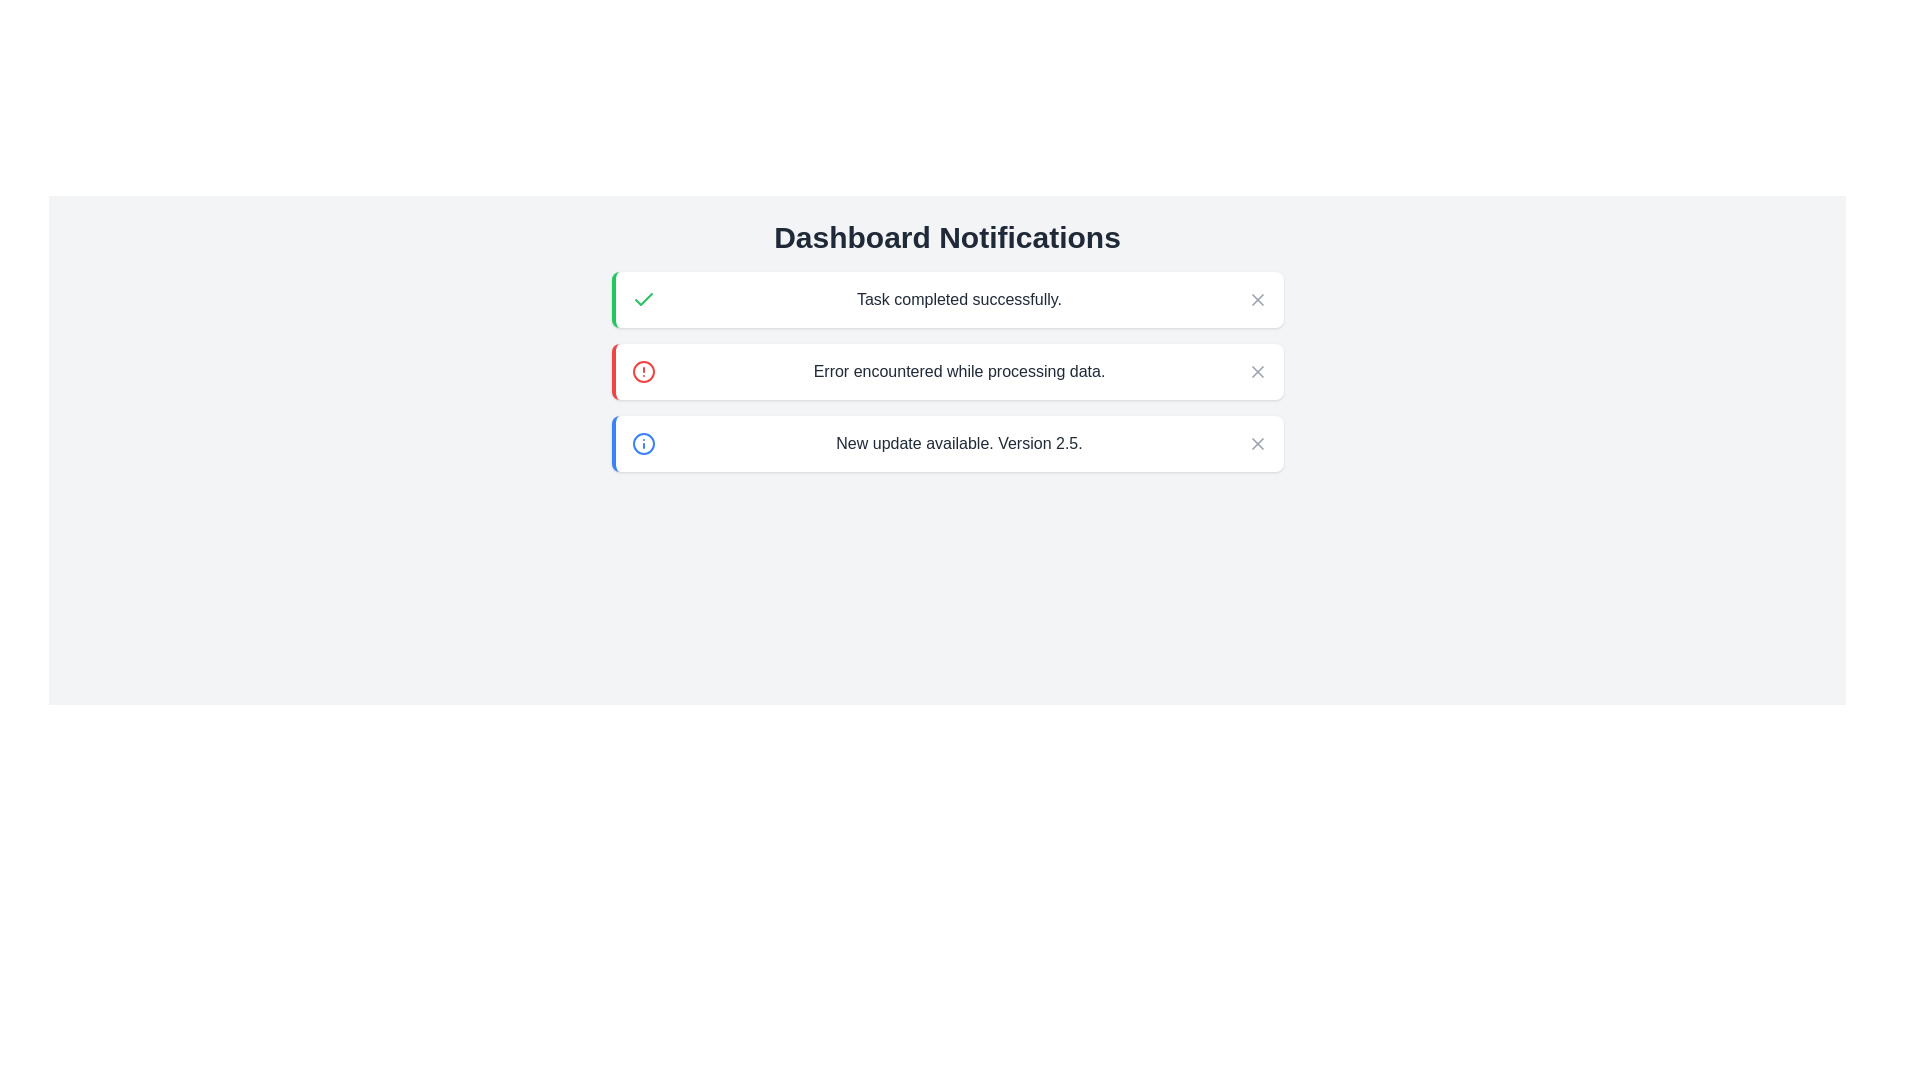 The width and height of the screenshot is (1920, 1080). What do you see at coordinates (1256, 442) in the screenshot?
I see `the Close button located in the top-right corner of the notification card labeled 'New update available. Version 2.5.'` at bounding box center [1256, 442].